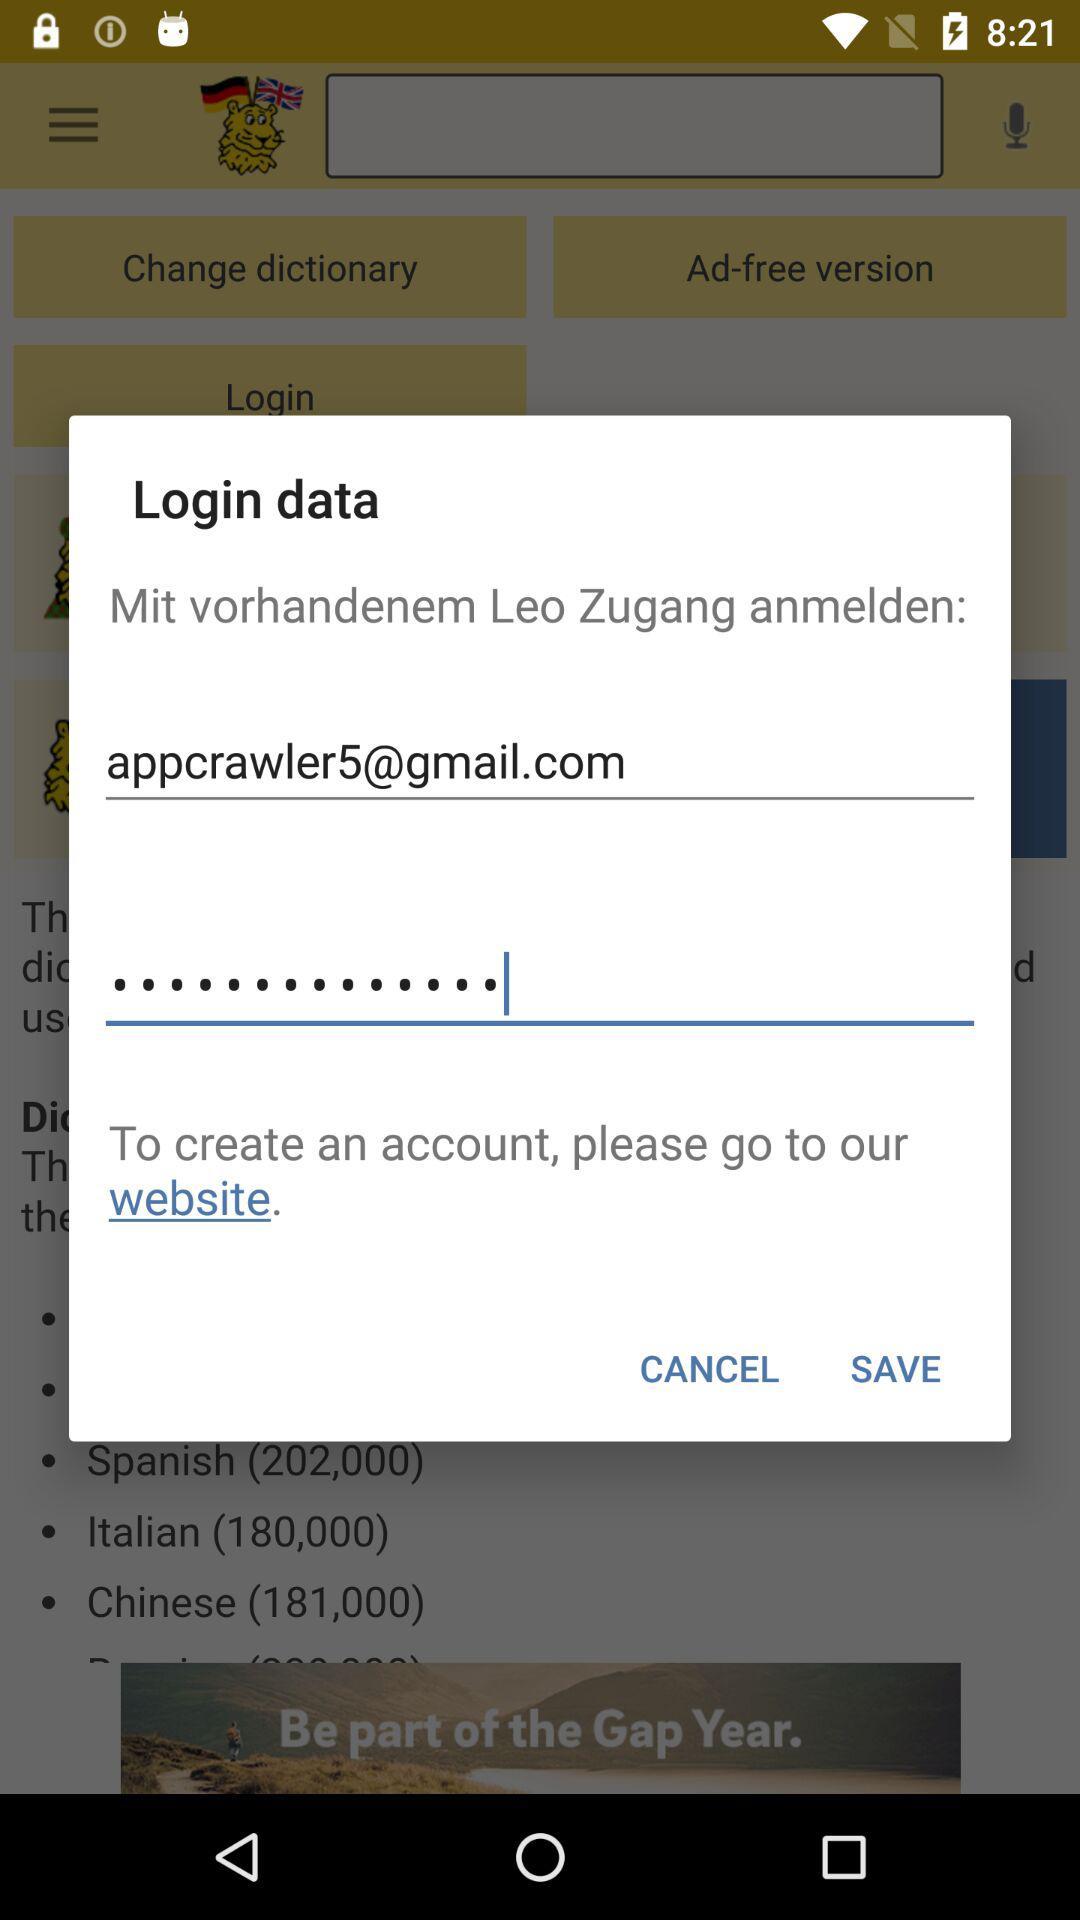 This screenshot has width=1080, height=1920. What do you see at coordinates (894, 1367) in the screenshot?
I see `the save icon` at bounding box center [894, 1367].